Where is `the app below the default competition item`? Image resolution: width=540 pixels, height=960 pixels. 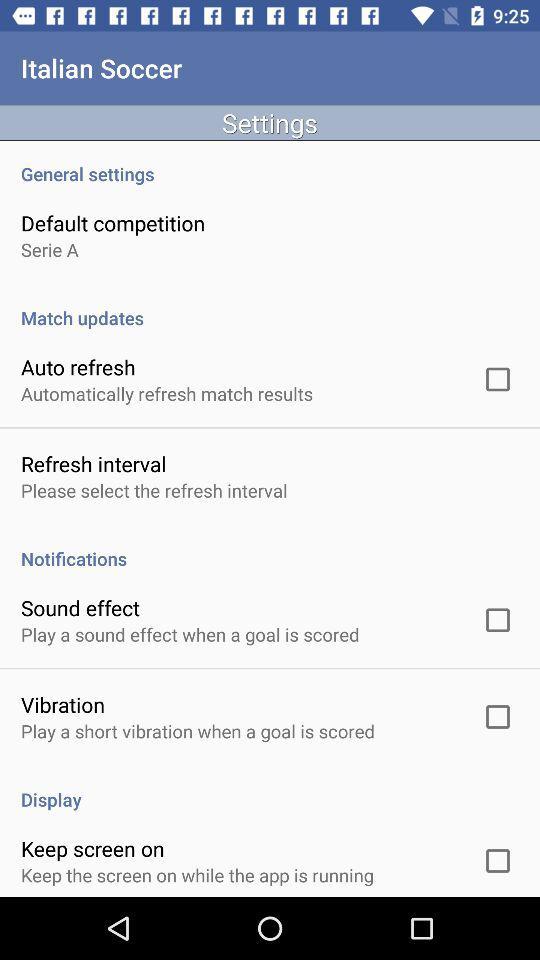
the app below the default competition item is located at coordinates (49, 248).